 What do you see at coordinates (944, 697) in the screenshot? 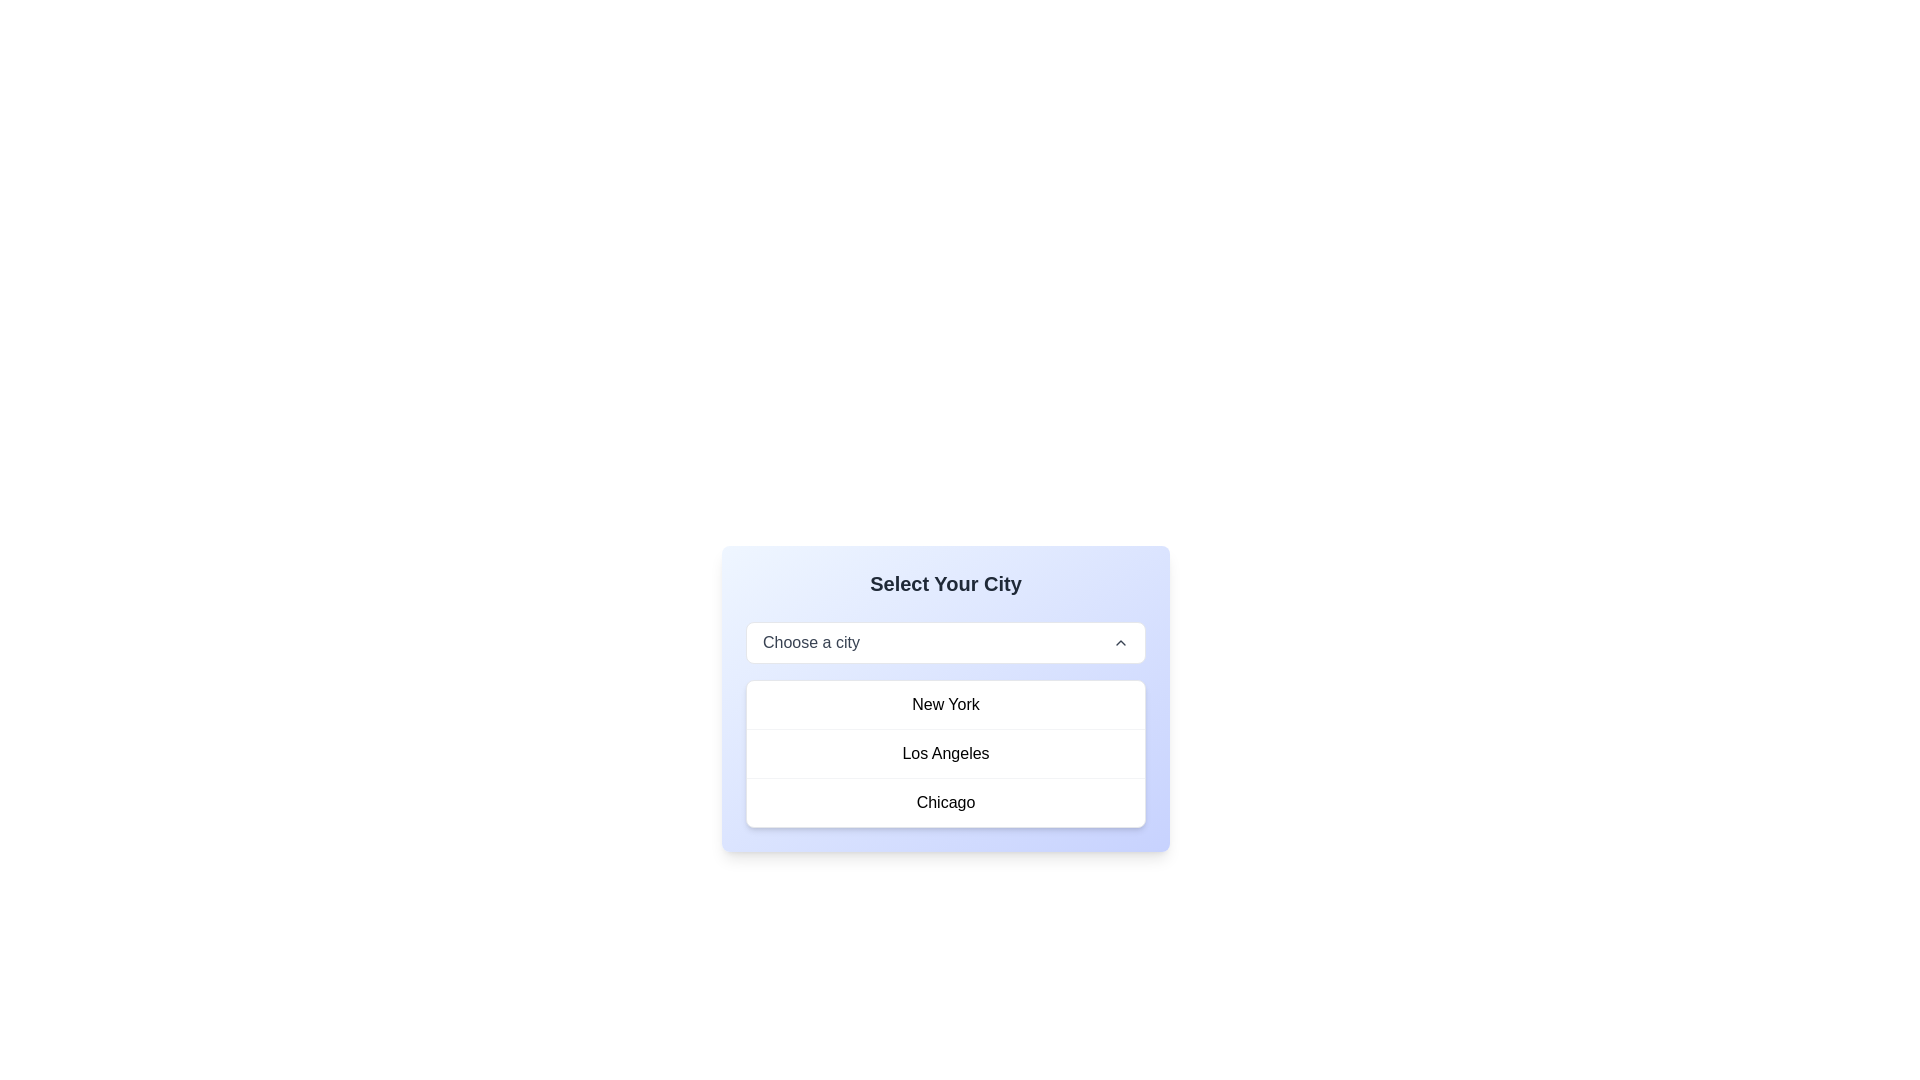
I see `the options in the Dropdown menu labeled 'Choose a city'` at bounding box center [944, 697].